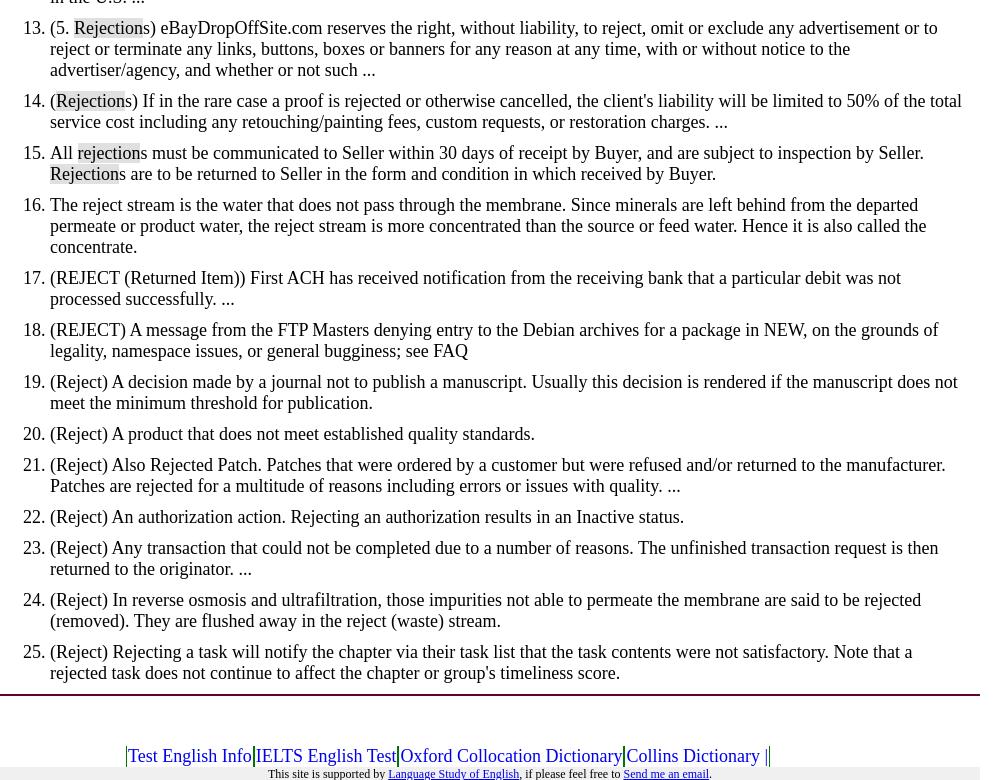 Image resolution: width=1000 pixels, height=780 pixels. Describe the element at coordinates (76, 152) in the screenshot. I see `'rejection'` at that location.